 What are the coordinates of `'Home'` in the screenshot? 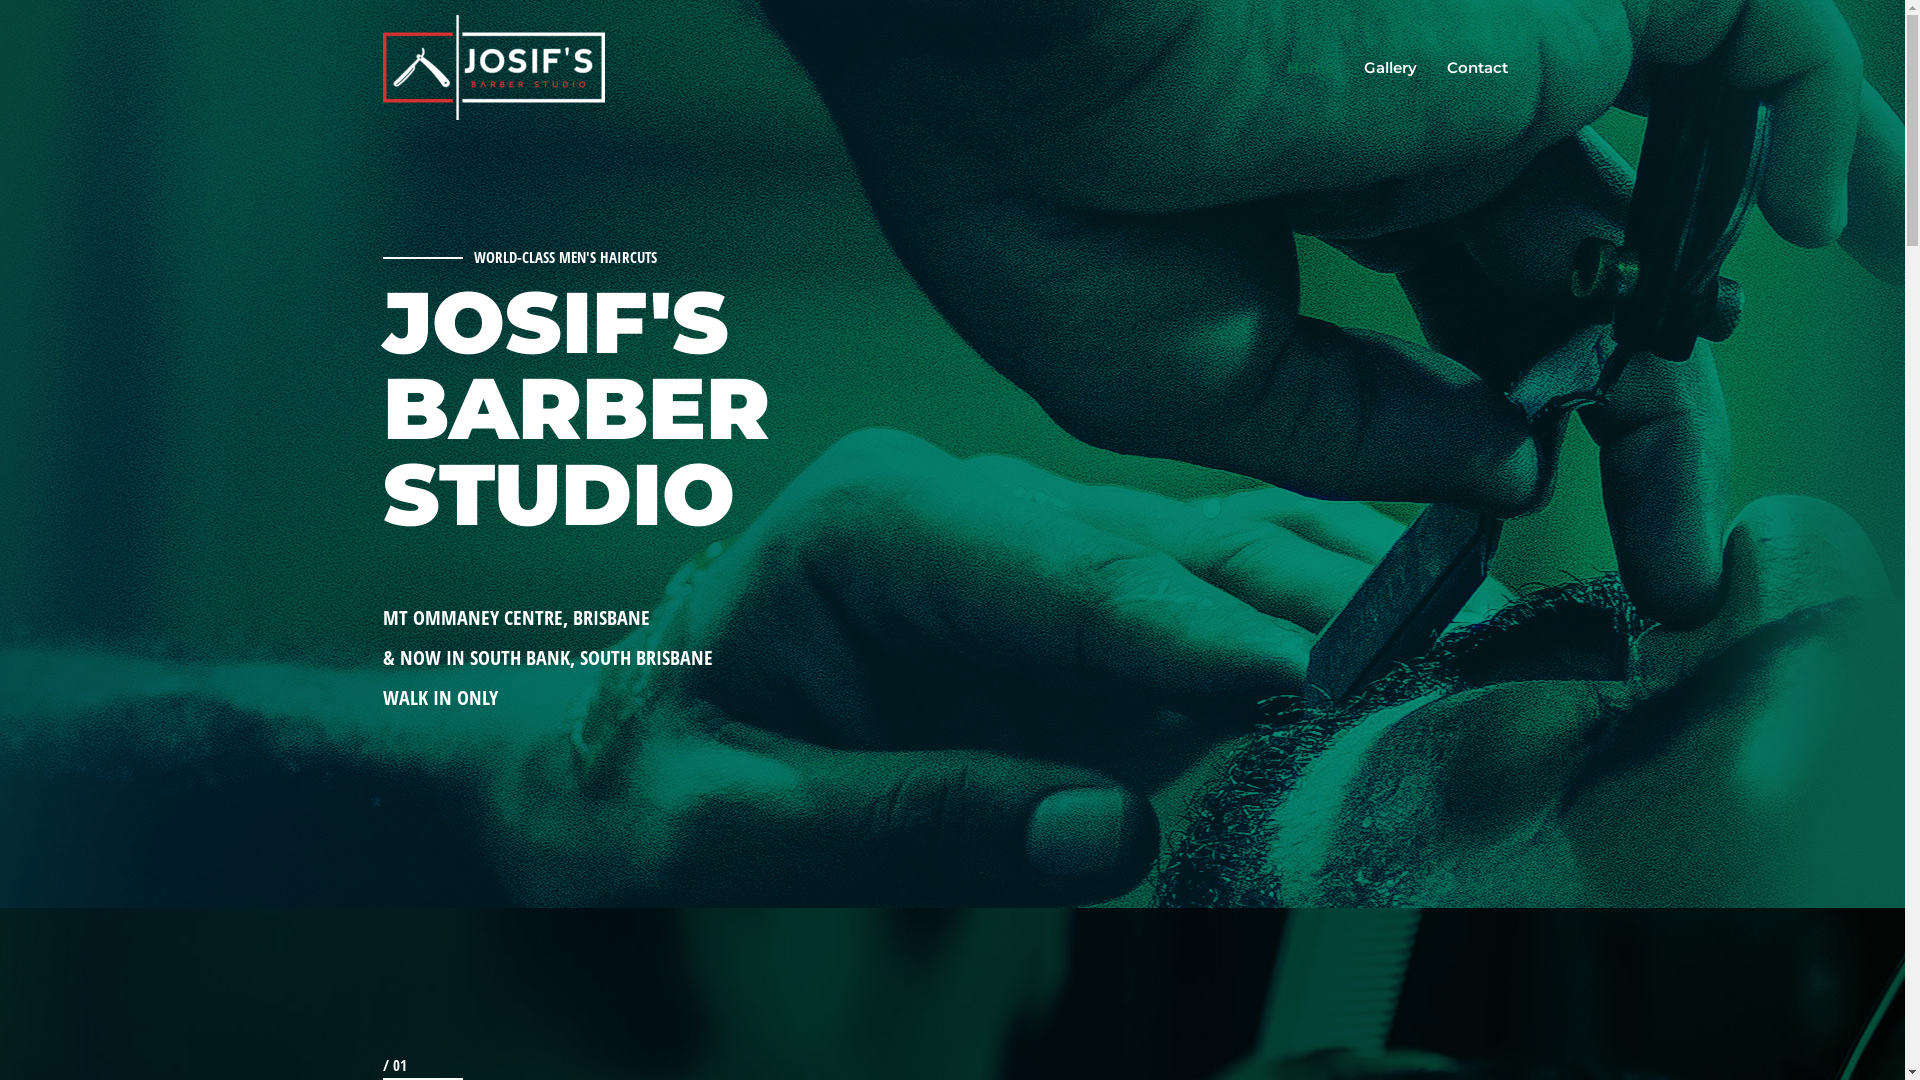 It's located at (1310, 67).